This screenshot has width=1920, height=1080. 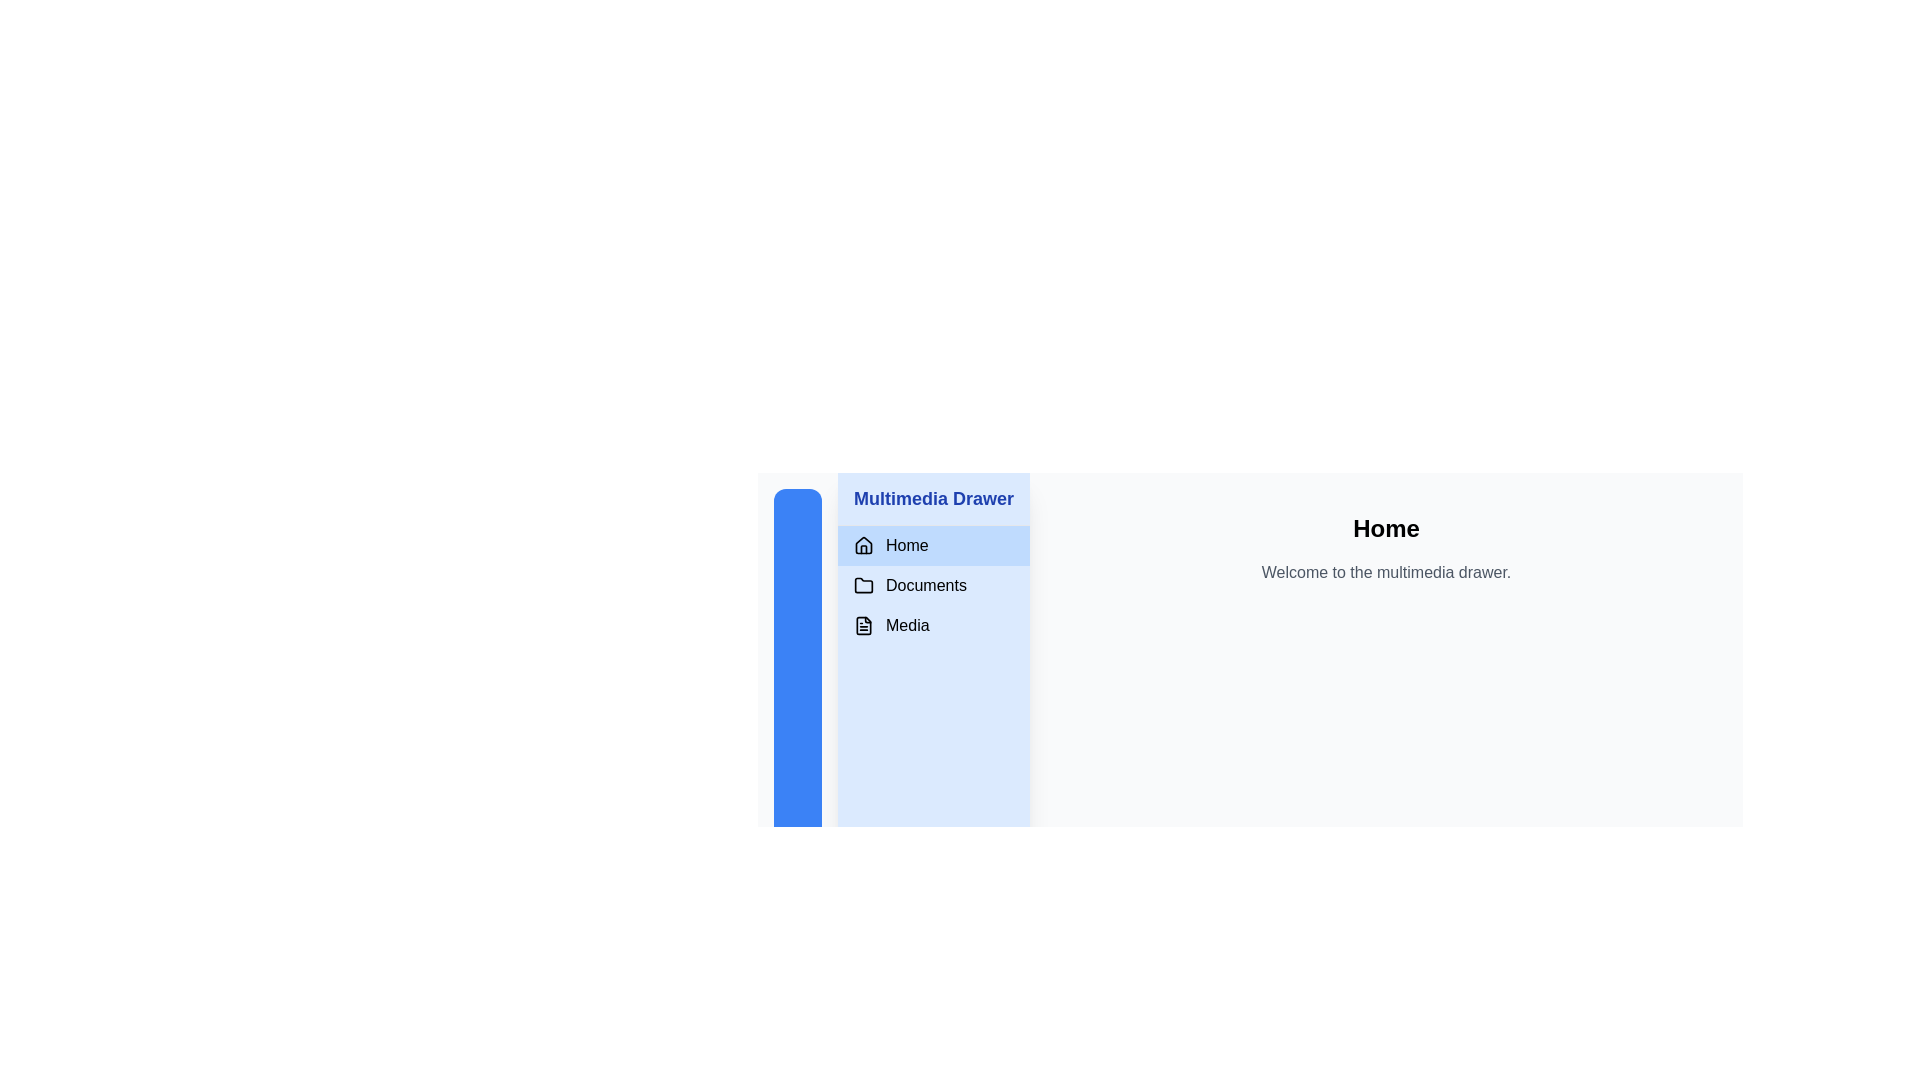 I want to click on the second item in the 'Multimedia Drawer' navigation menu, so click(x=933, y=585).